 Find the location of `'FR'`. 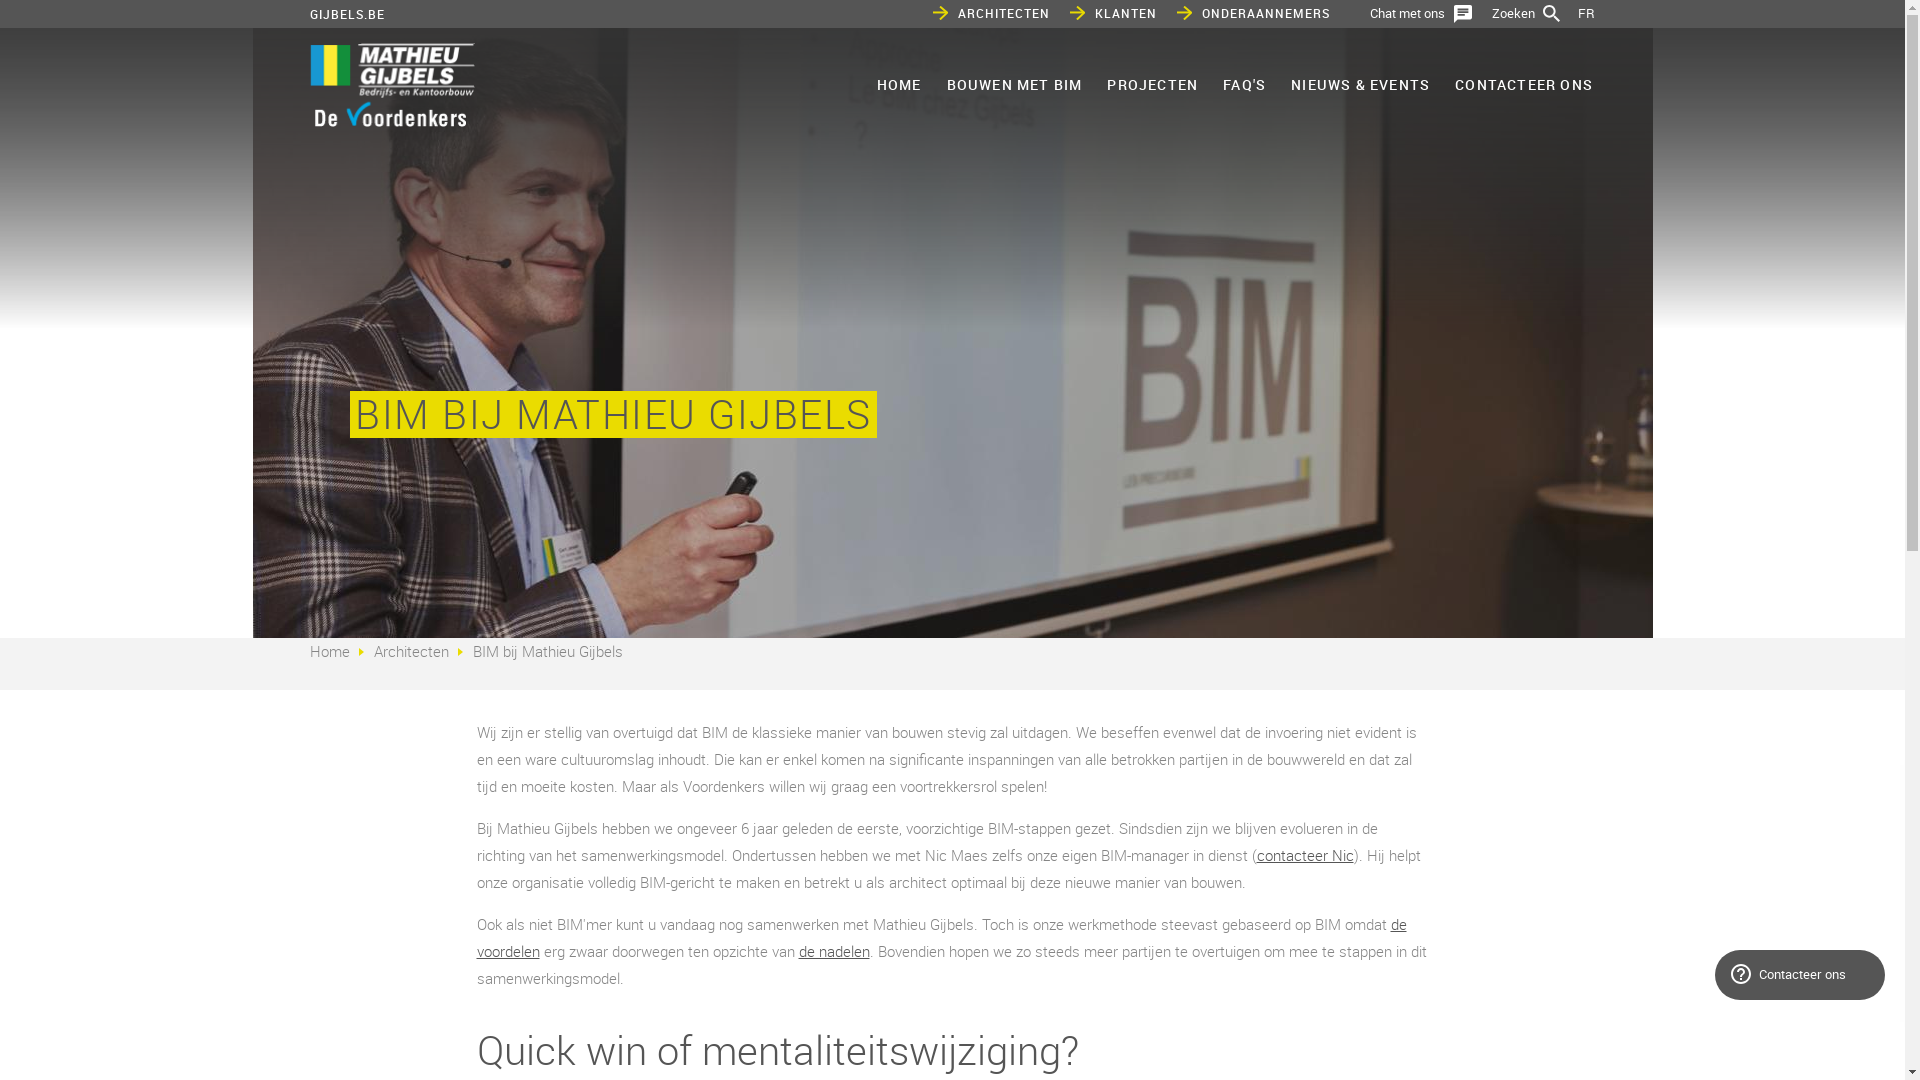

'FR' is located at coordinates (1585, 12).